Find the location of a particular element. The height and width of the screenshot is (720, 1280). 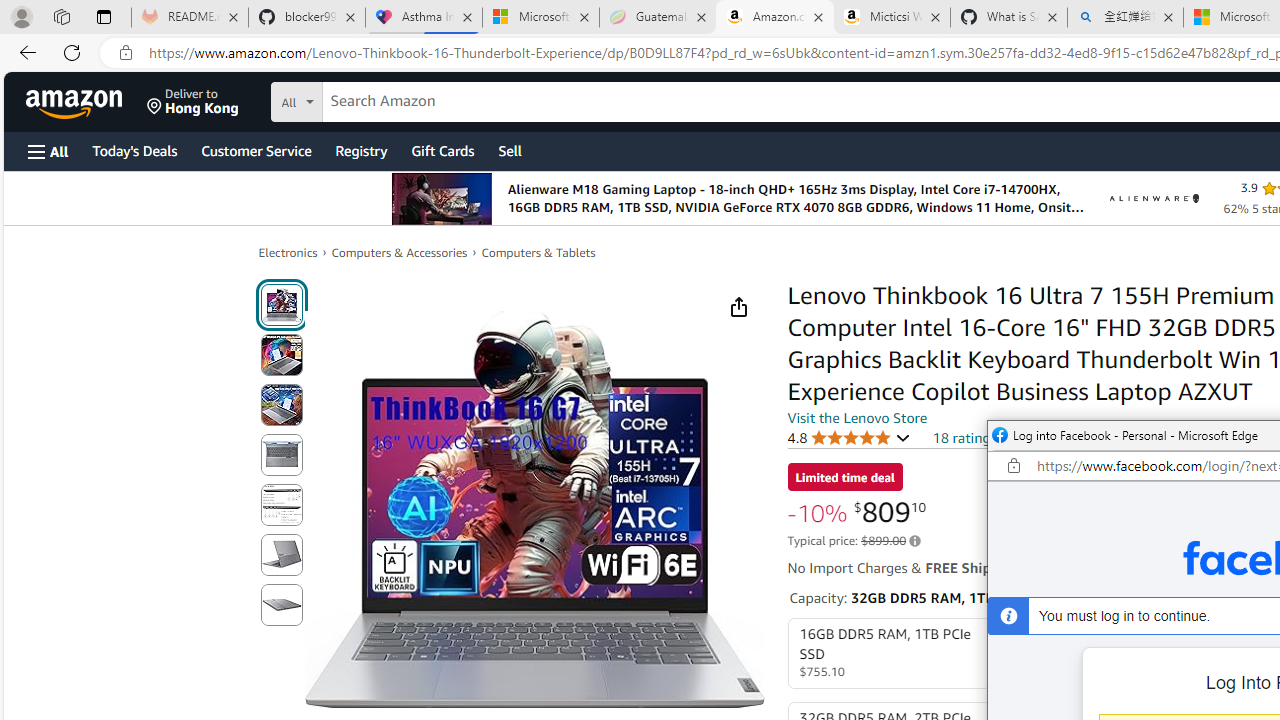

'Computers & Accessories' is located at coordinates (400, 251).